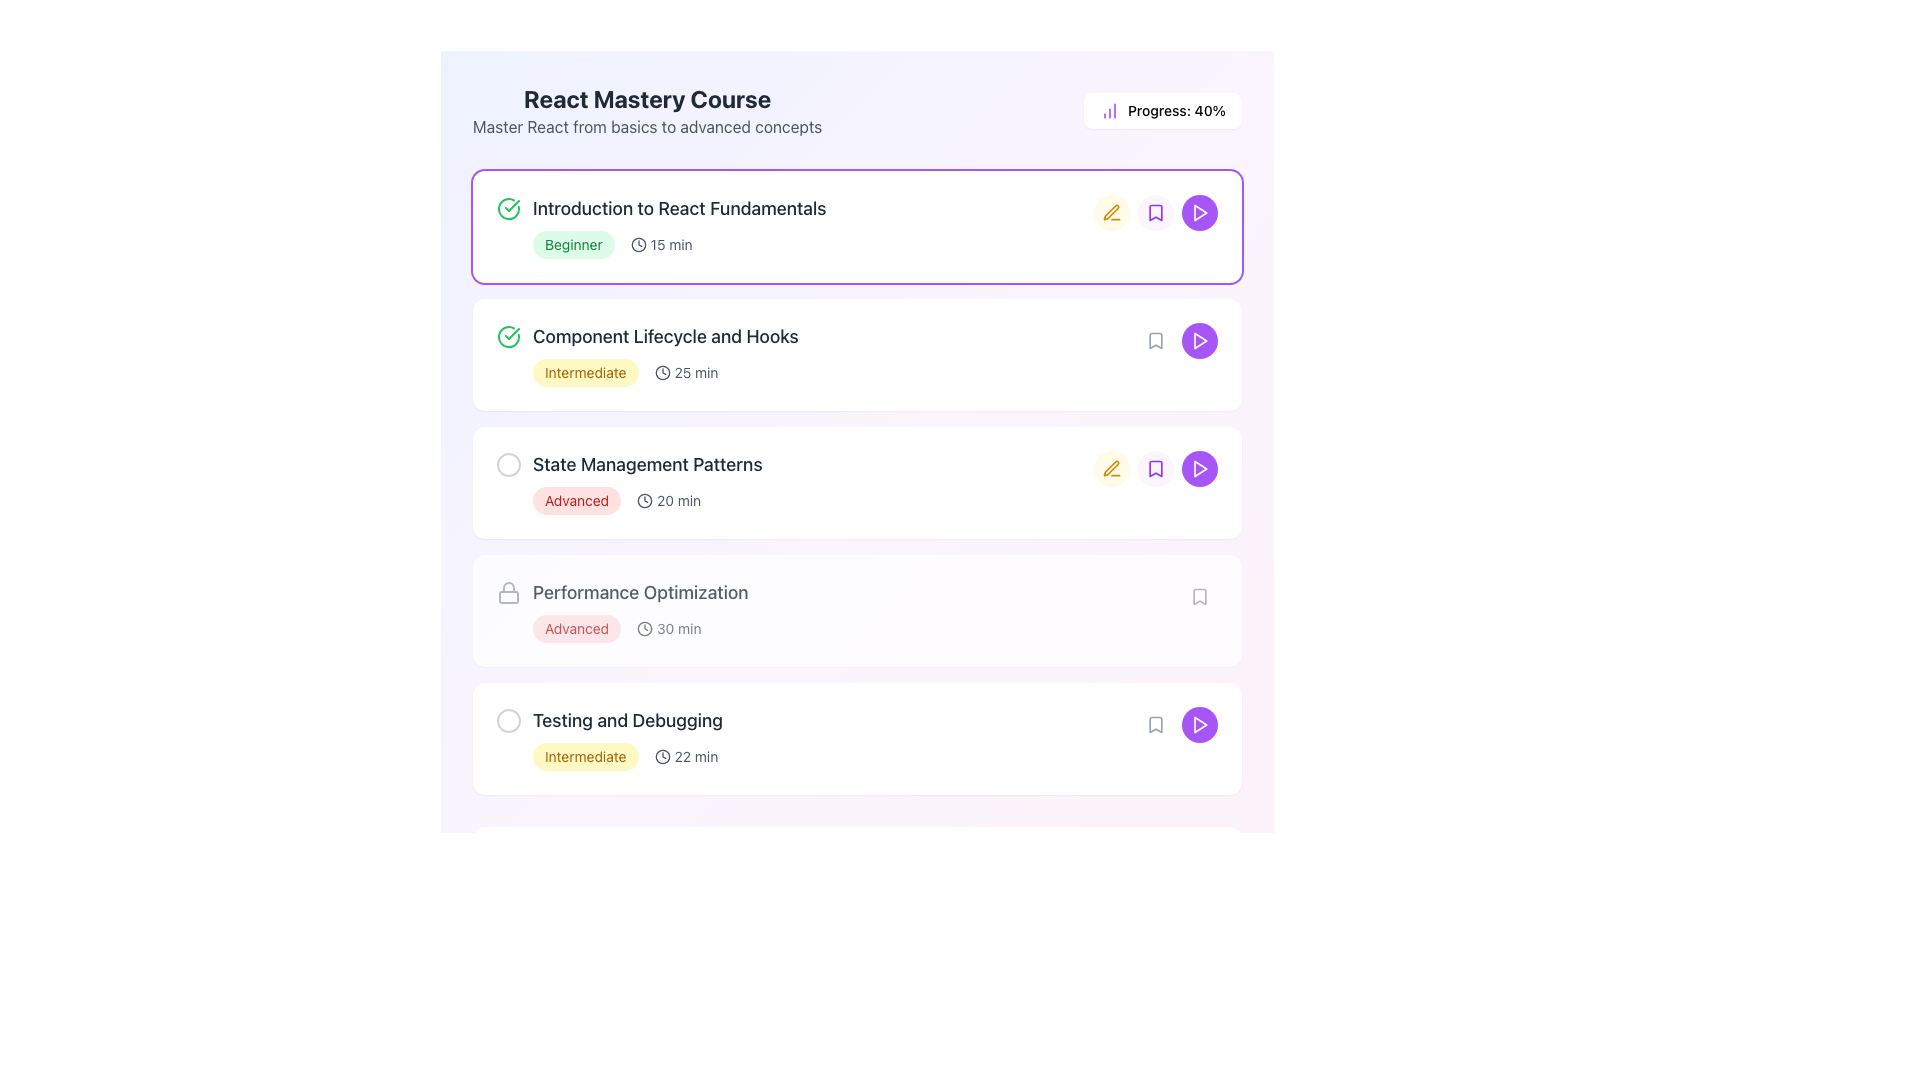  I want to click on the lock handle icon, which signifies security and is located at the upper section of the lock icon near 'Performance Optimization' in the course topics list, so click(508, 586).